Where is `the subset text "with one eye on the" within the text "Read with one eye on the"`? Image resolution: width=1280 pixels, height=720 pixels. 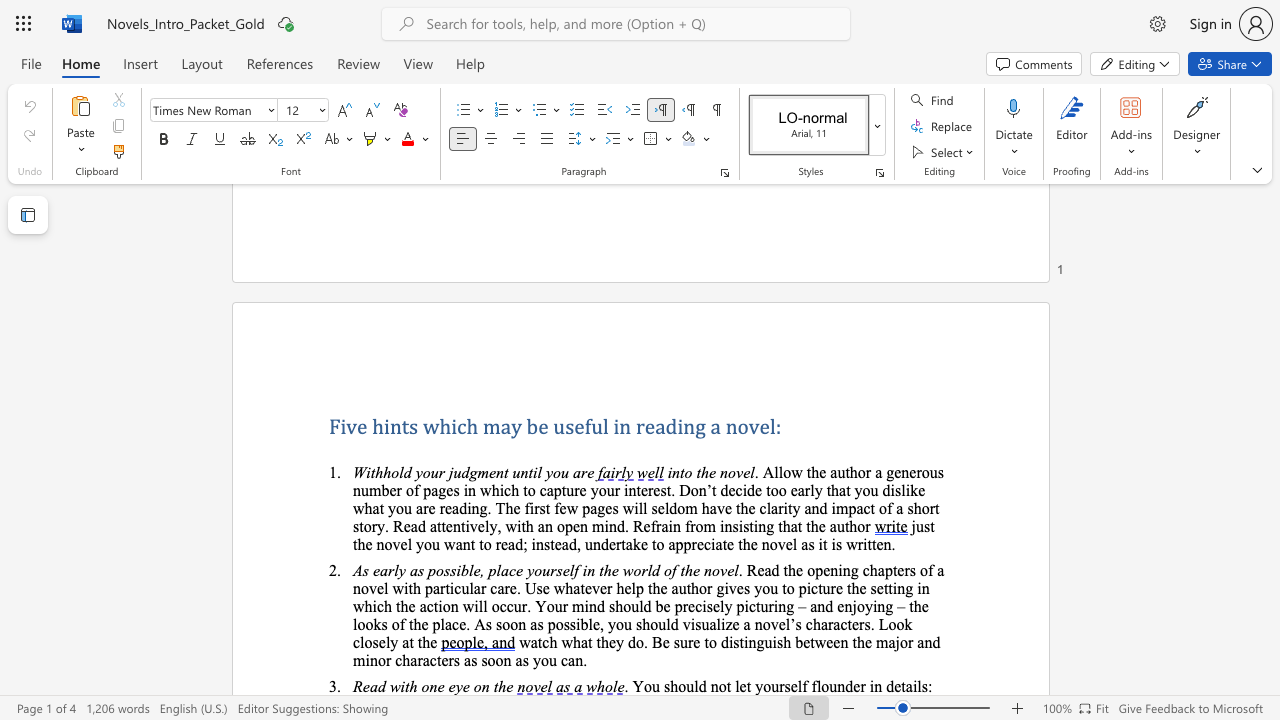
the subset text "with one eye on the" within the text "Read with one eye on the" is located at coordinates (389, 685).